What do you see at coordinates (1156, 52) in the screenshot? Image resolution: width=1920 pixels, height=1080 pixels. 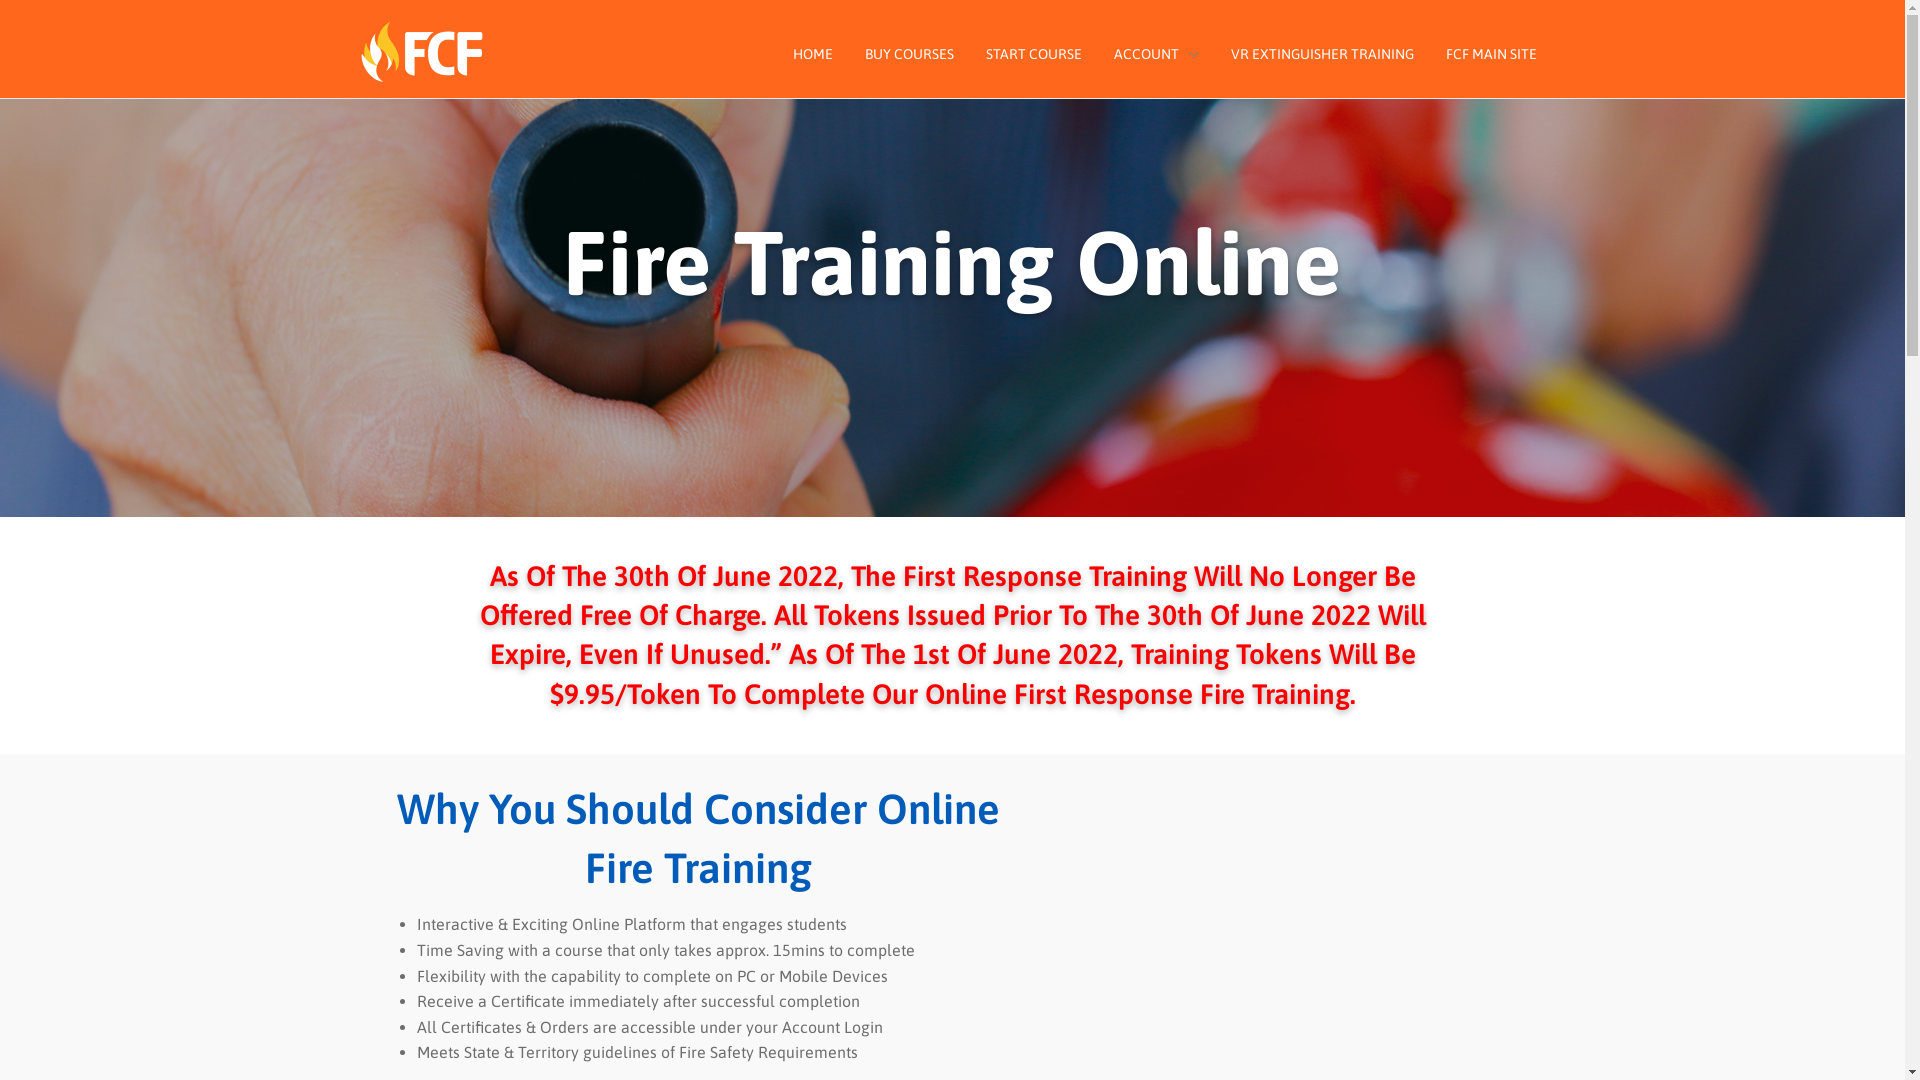 I see `'ACCOUNT'` at bounding box center [1156, 52].